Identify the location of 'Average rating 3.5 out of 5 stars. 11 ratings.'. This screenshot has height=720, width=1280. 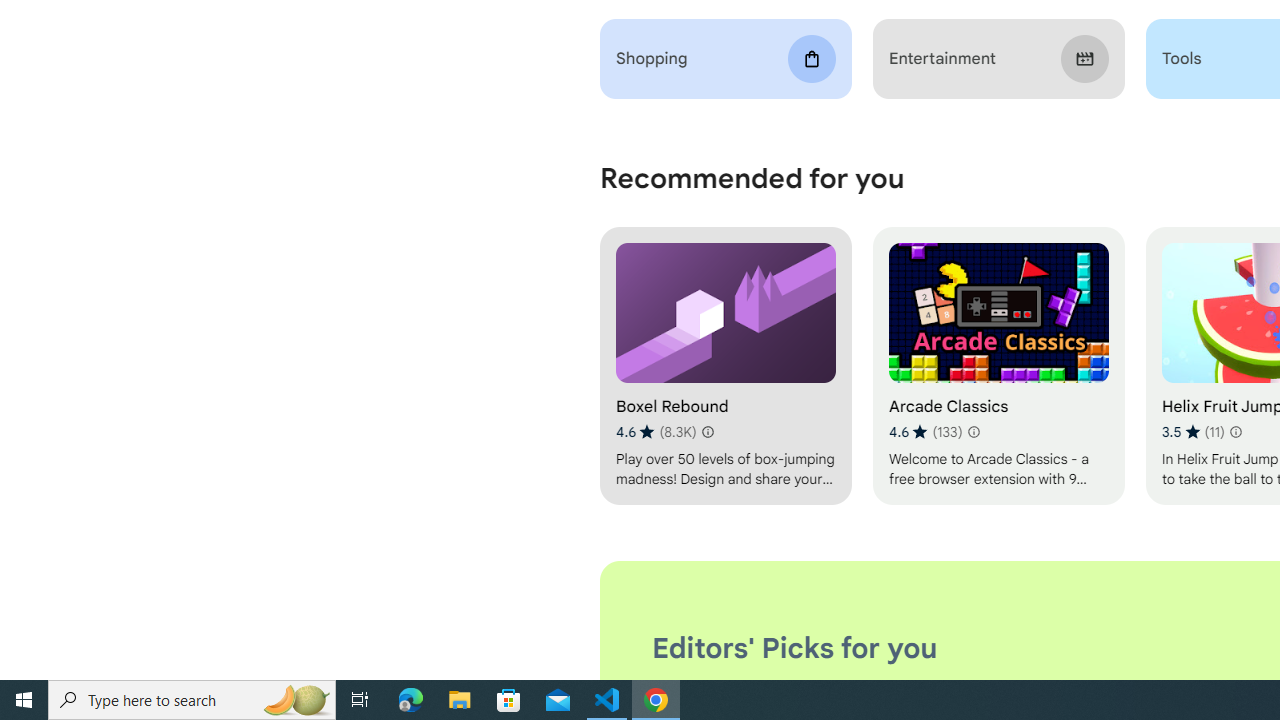
(1192, 431).